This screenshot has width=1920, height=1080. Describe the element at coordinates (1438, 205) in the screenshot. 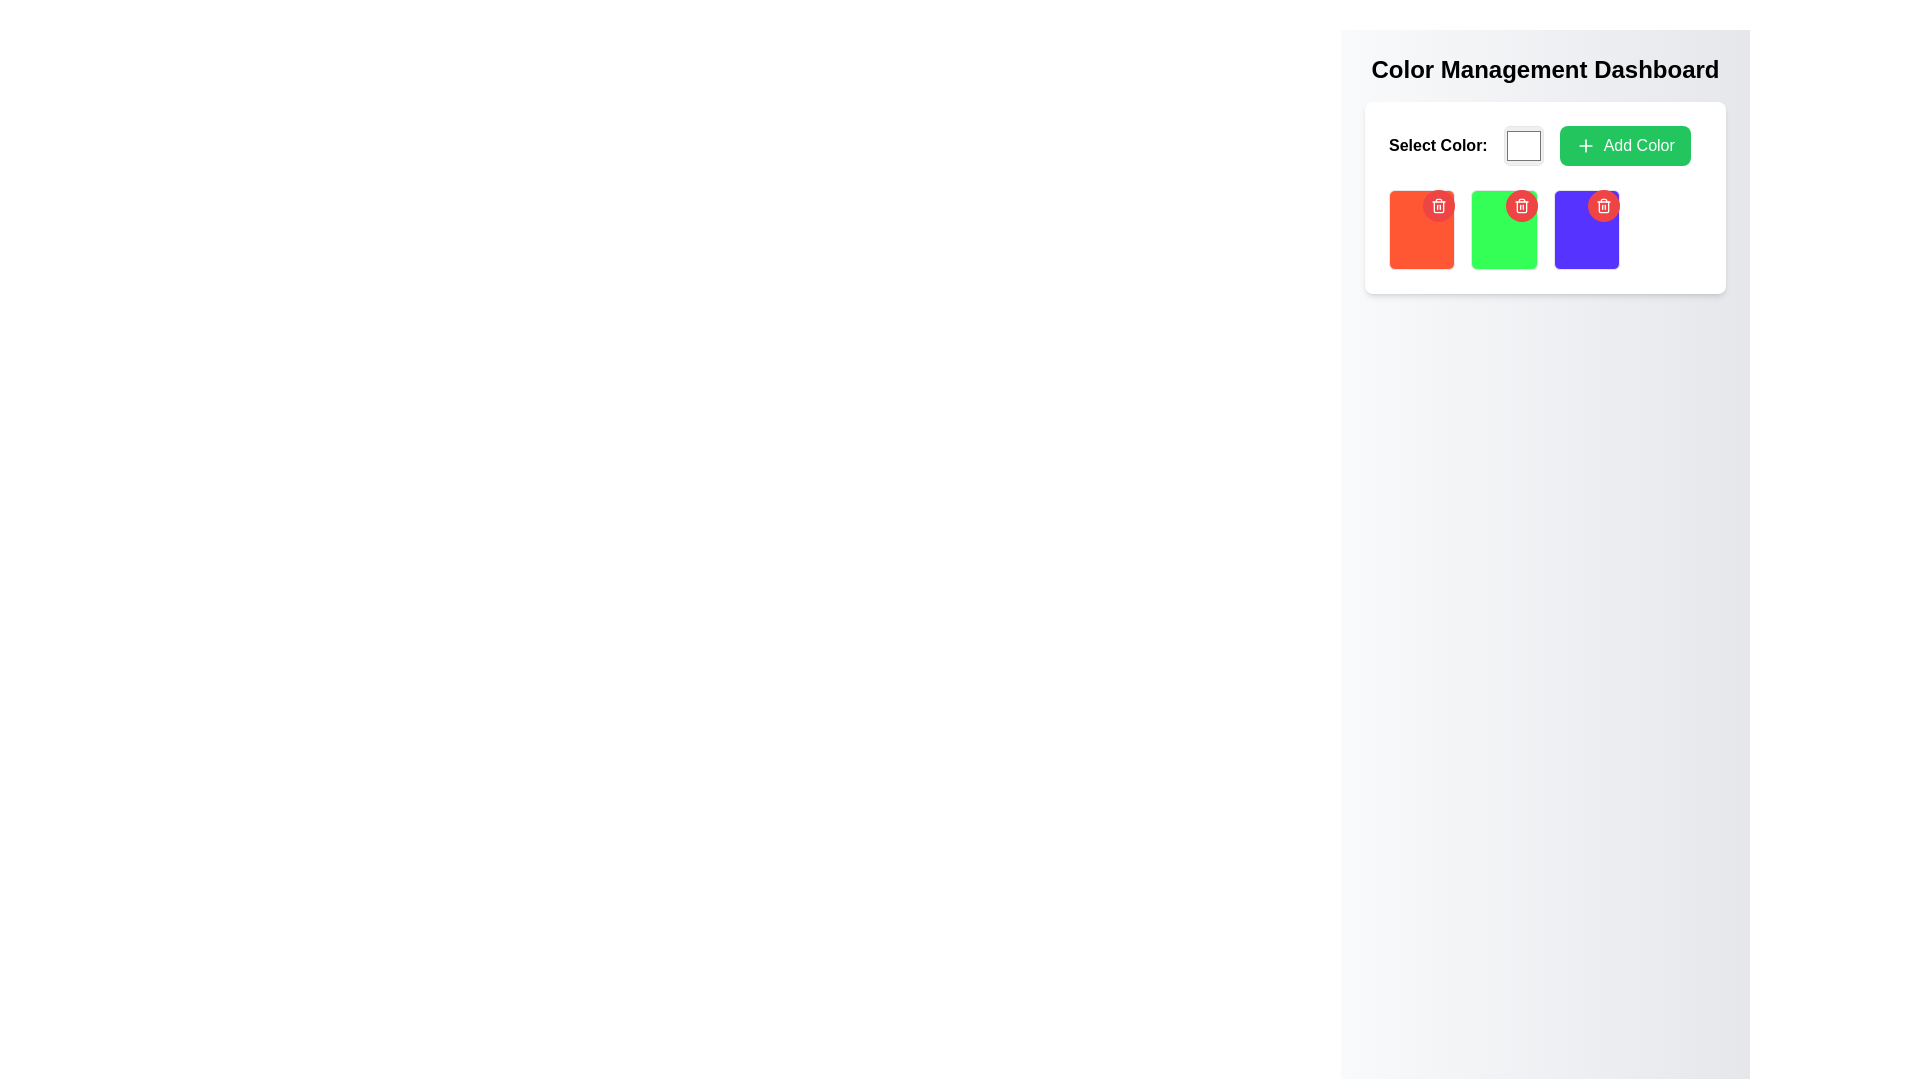

I see `the circular red button with a white trash icon located in the top-right corner of the first red rectangular card under the 'Select Color' section` at that location.